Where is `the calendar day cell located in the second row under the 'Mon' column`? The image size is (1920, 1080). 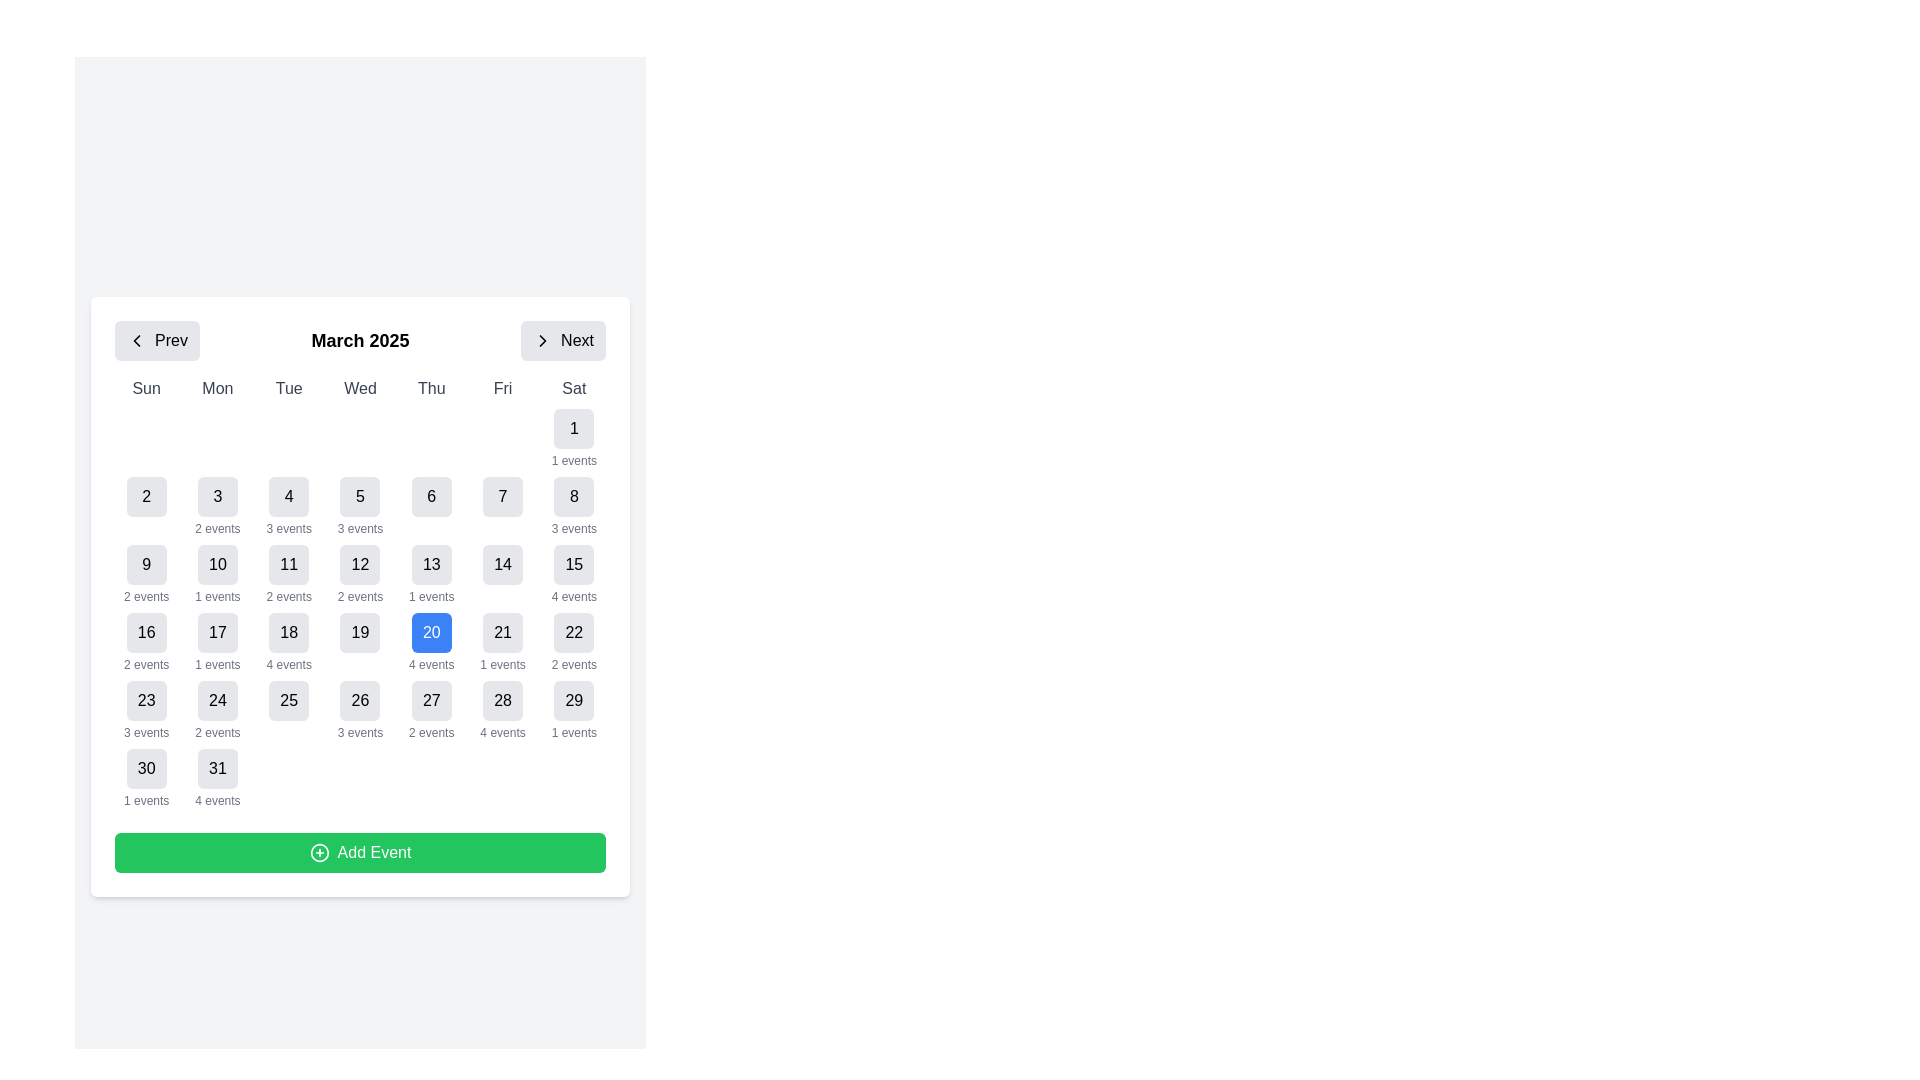
the calendar day cell located in the second row under the 'Mon' column is located at coordinates (217, 505).